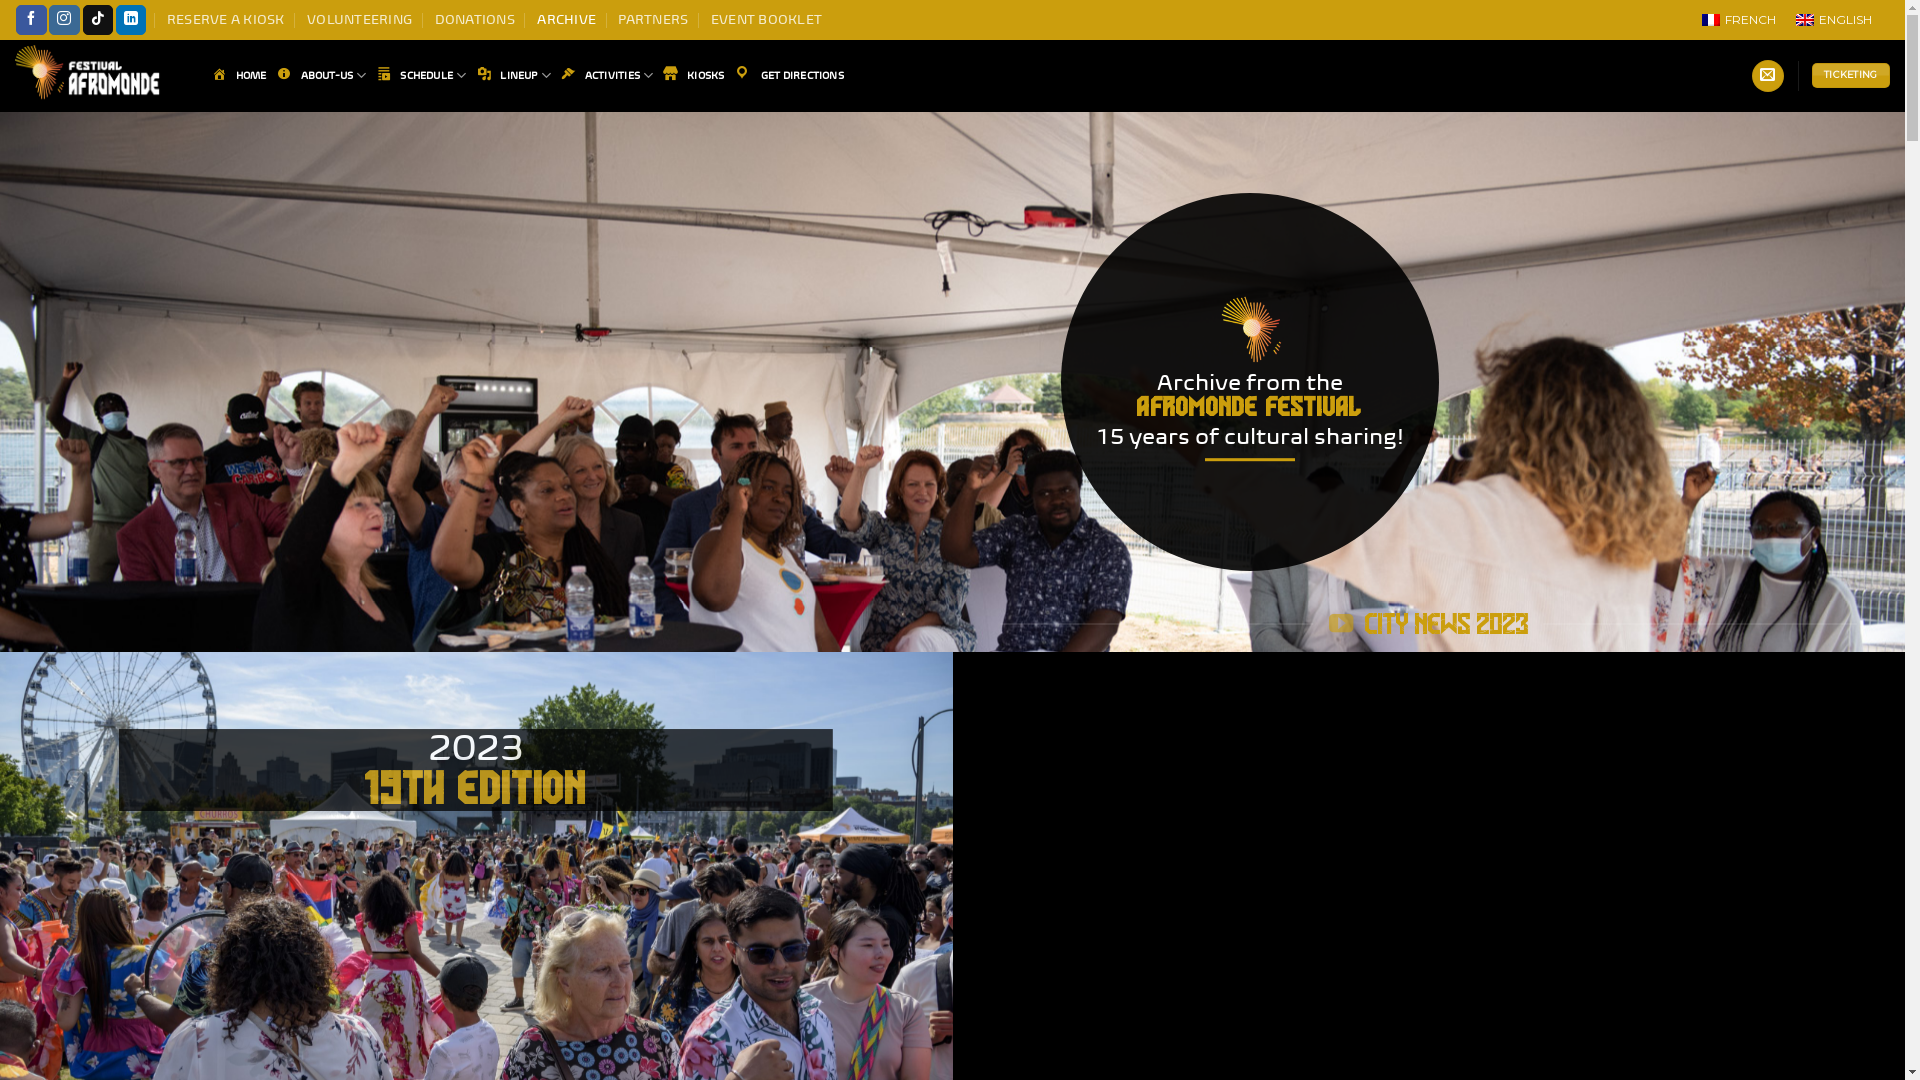  I want to click on 'KIOSKS', so click(662, 75).